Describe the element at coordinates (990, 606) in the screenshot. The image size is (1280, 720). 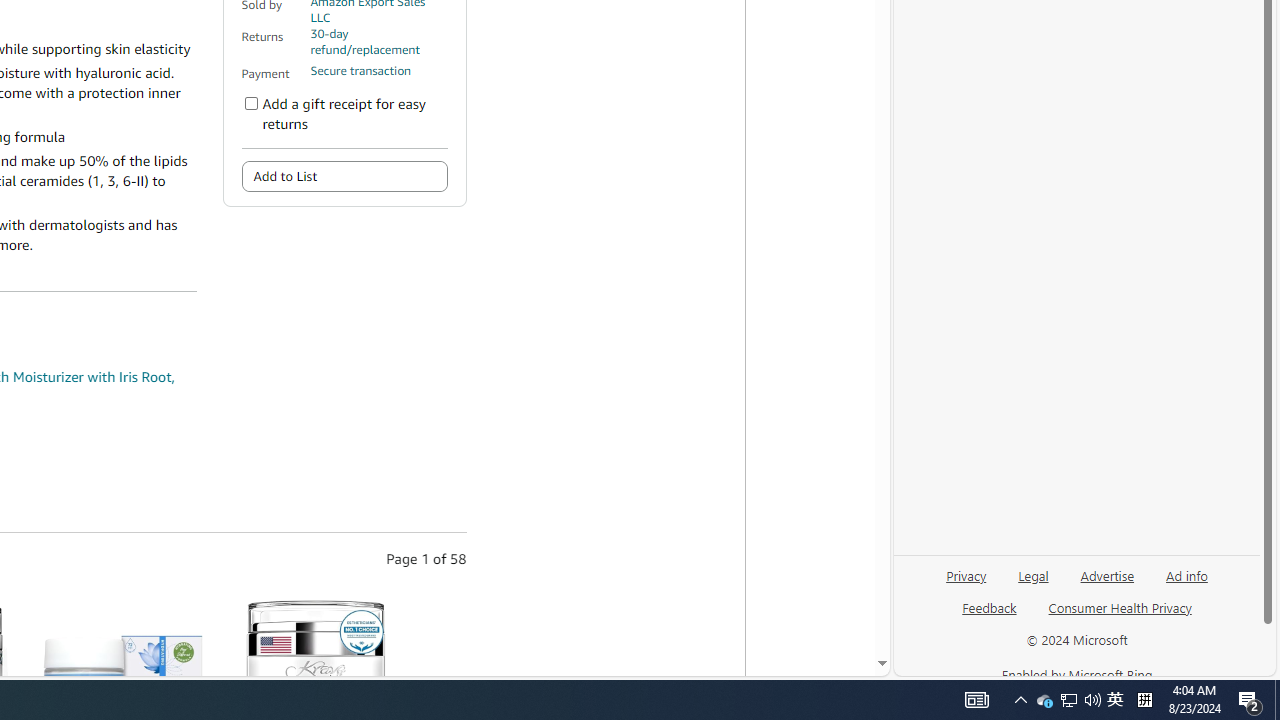
I see `'Feedback'` at that location.